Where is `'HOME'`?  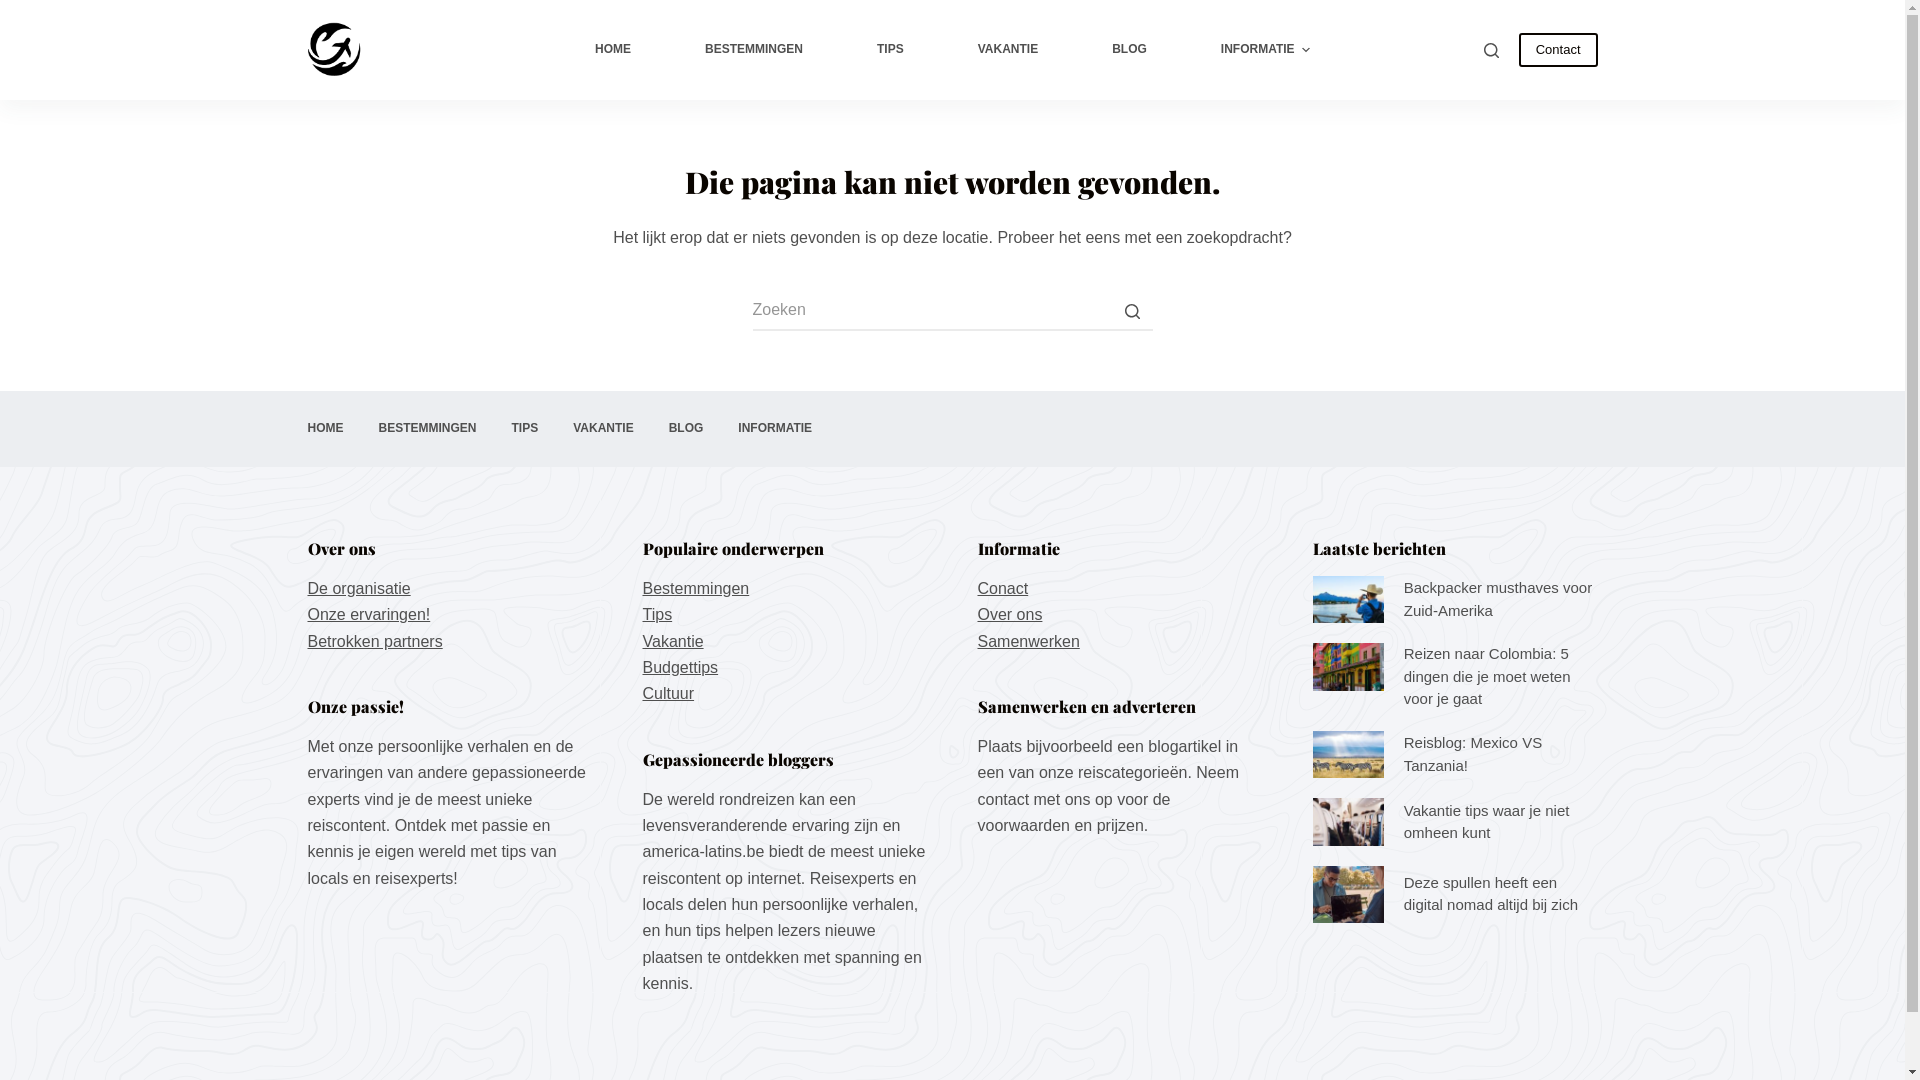 'HOME' is located at coordinates (612, 49).